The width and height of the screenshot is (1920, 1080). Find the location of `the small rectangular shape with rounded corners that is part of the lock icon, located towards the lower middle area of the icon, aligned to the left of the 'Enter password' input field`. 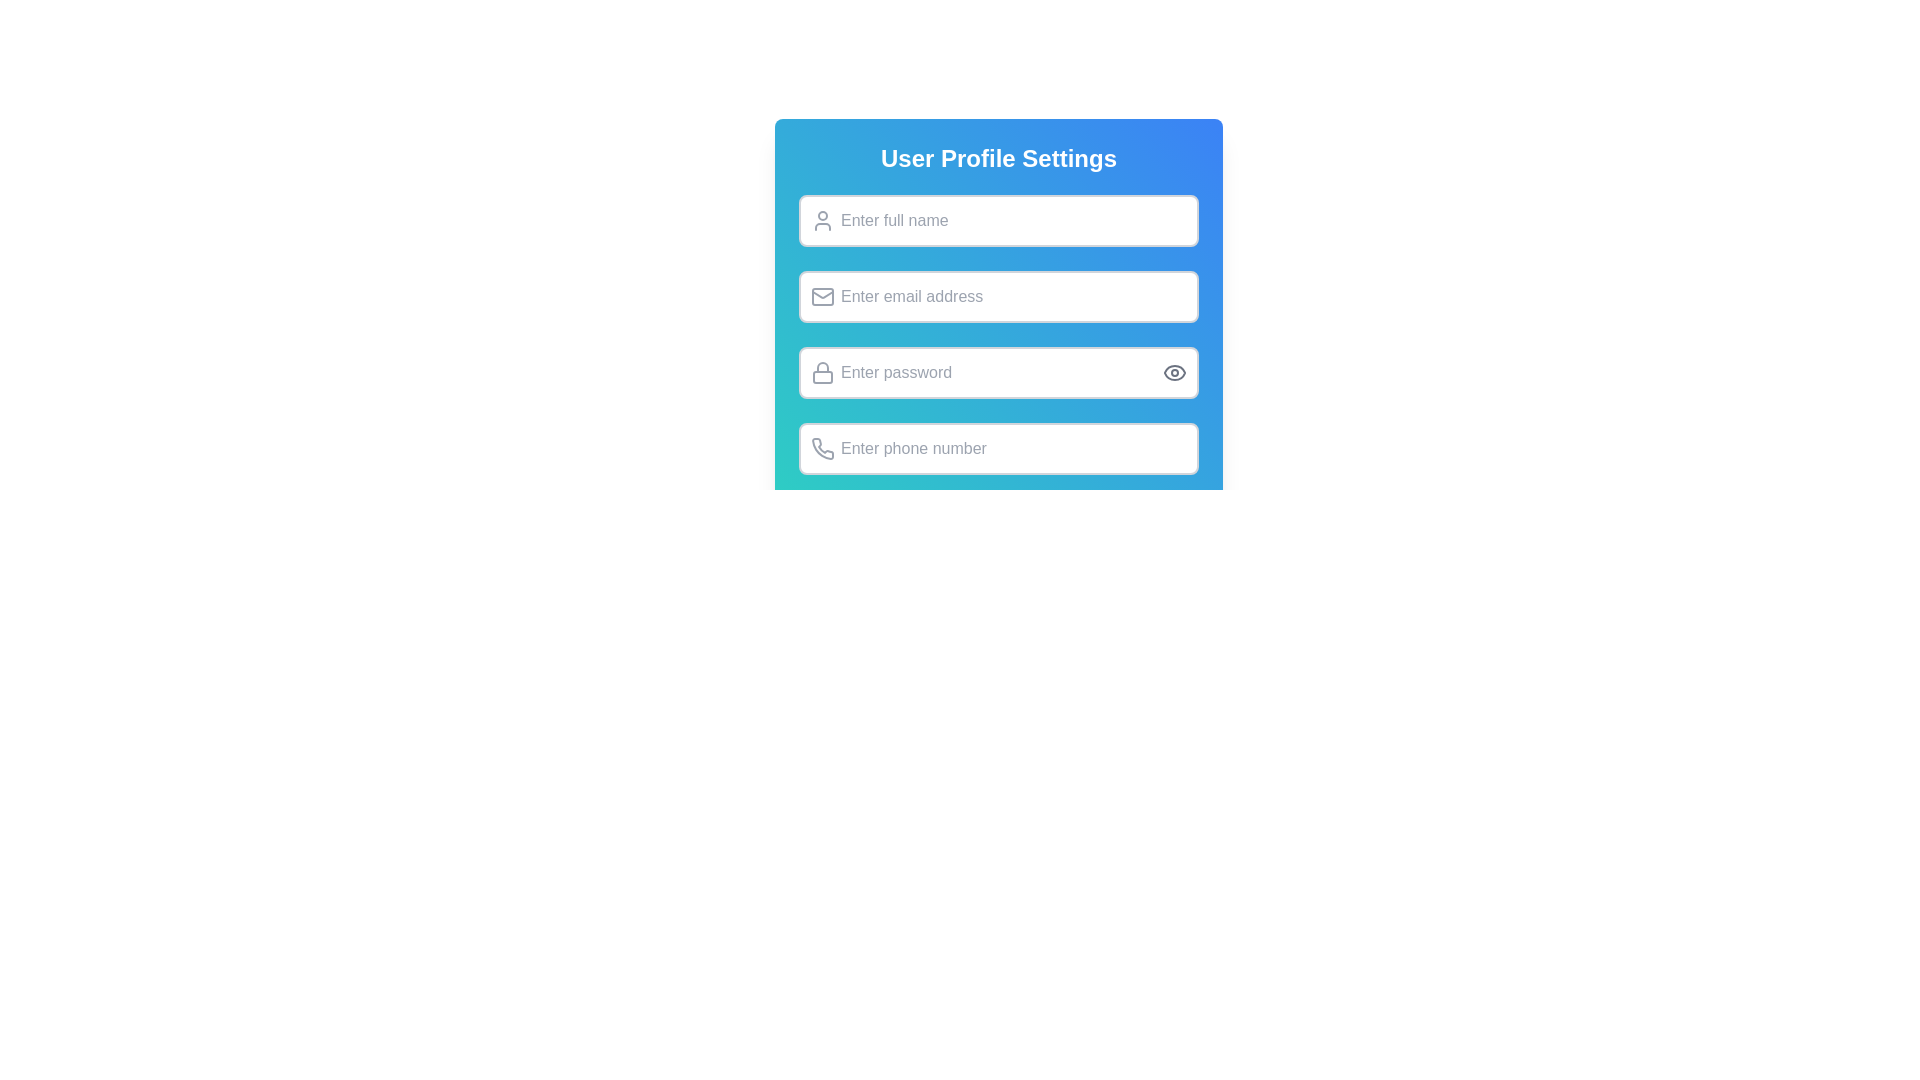

the small rectangular shape with rounded corners that is part of the lock icon, located towards the lower middle area of the icon, aligned to the left of the 'Enter password' input field is located at coordinates (822, 377).